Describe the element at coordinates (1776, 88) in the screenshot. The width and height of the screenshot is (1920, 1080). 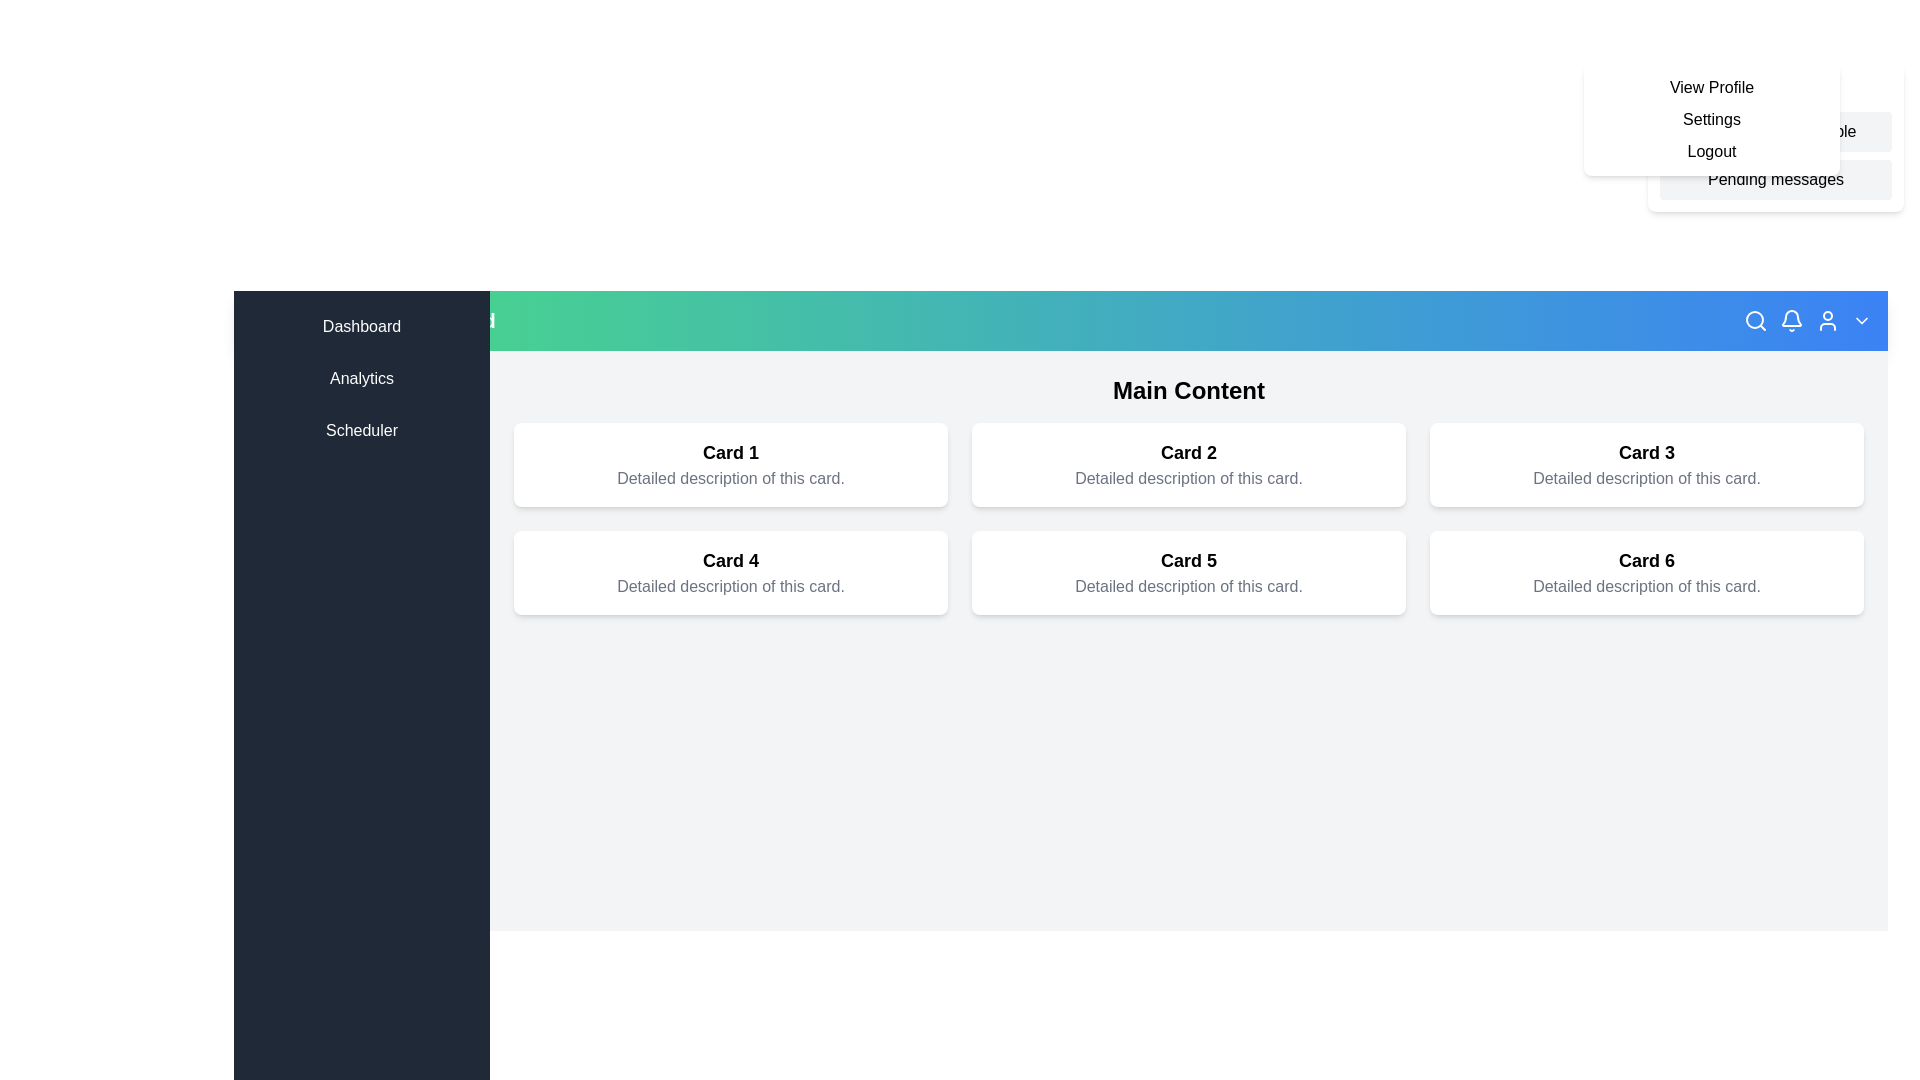
I see `the 'Notifications' text label` at that location.